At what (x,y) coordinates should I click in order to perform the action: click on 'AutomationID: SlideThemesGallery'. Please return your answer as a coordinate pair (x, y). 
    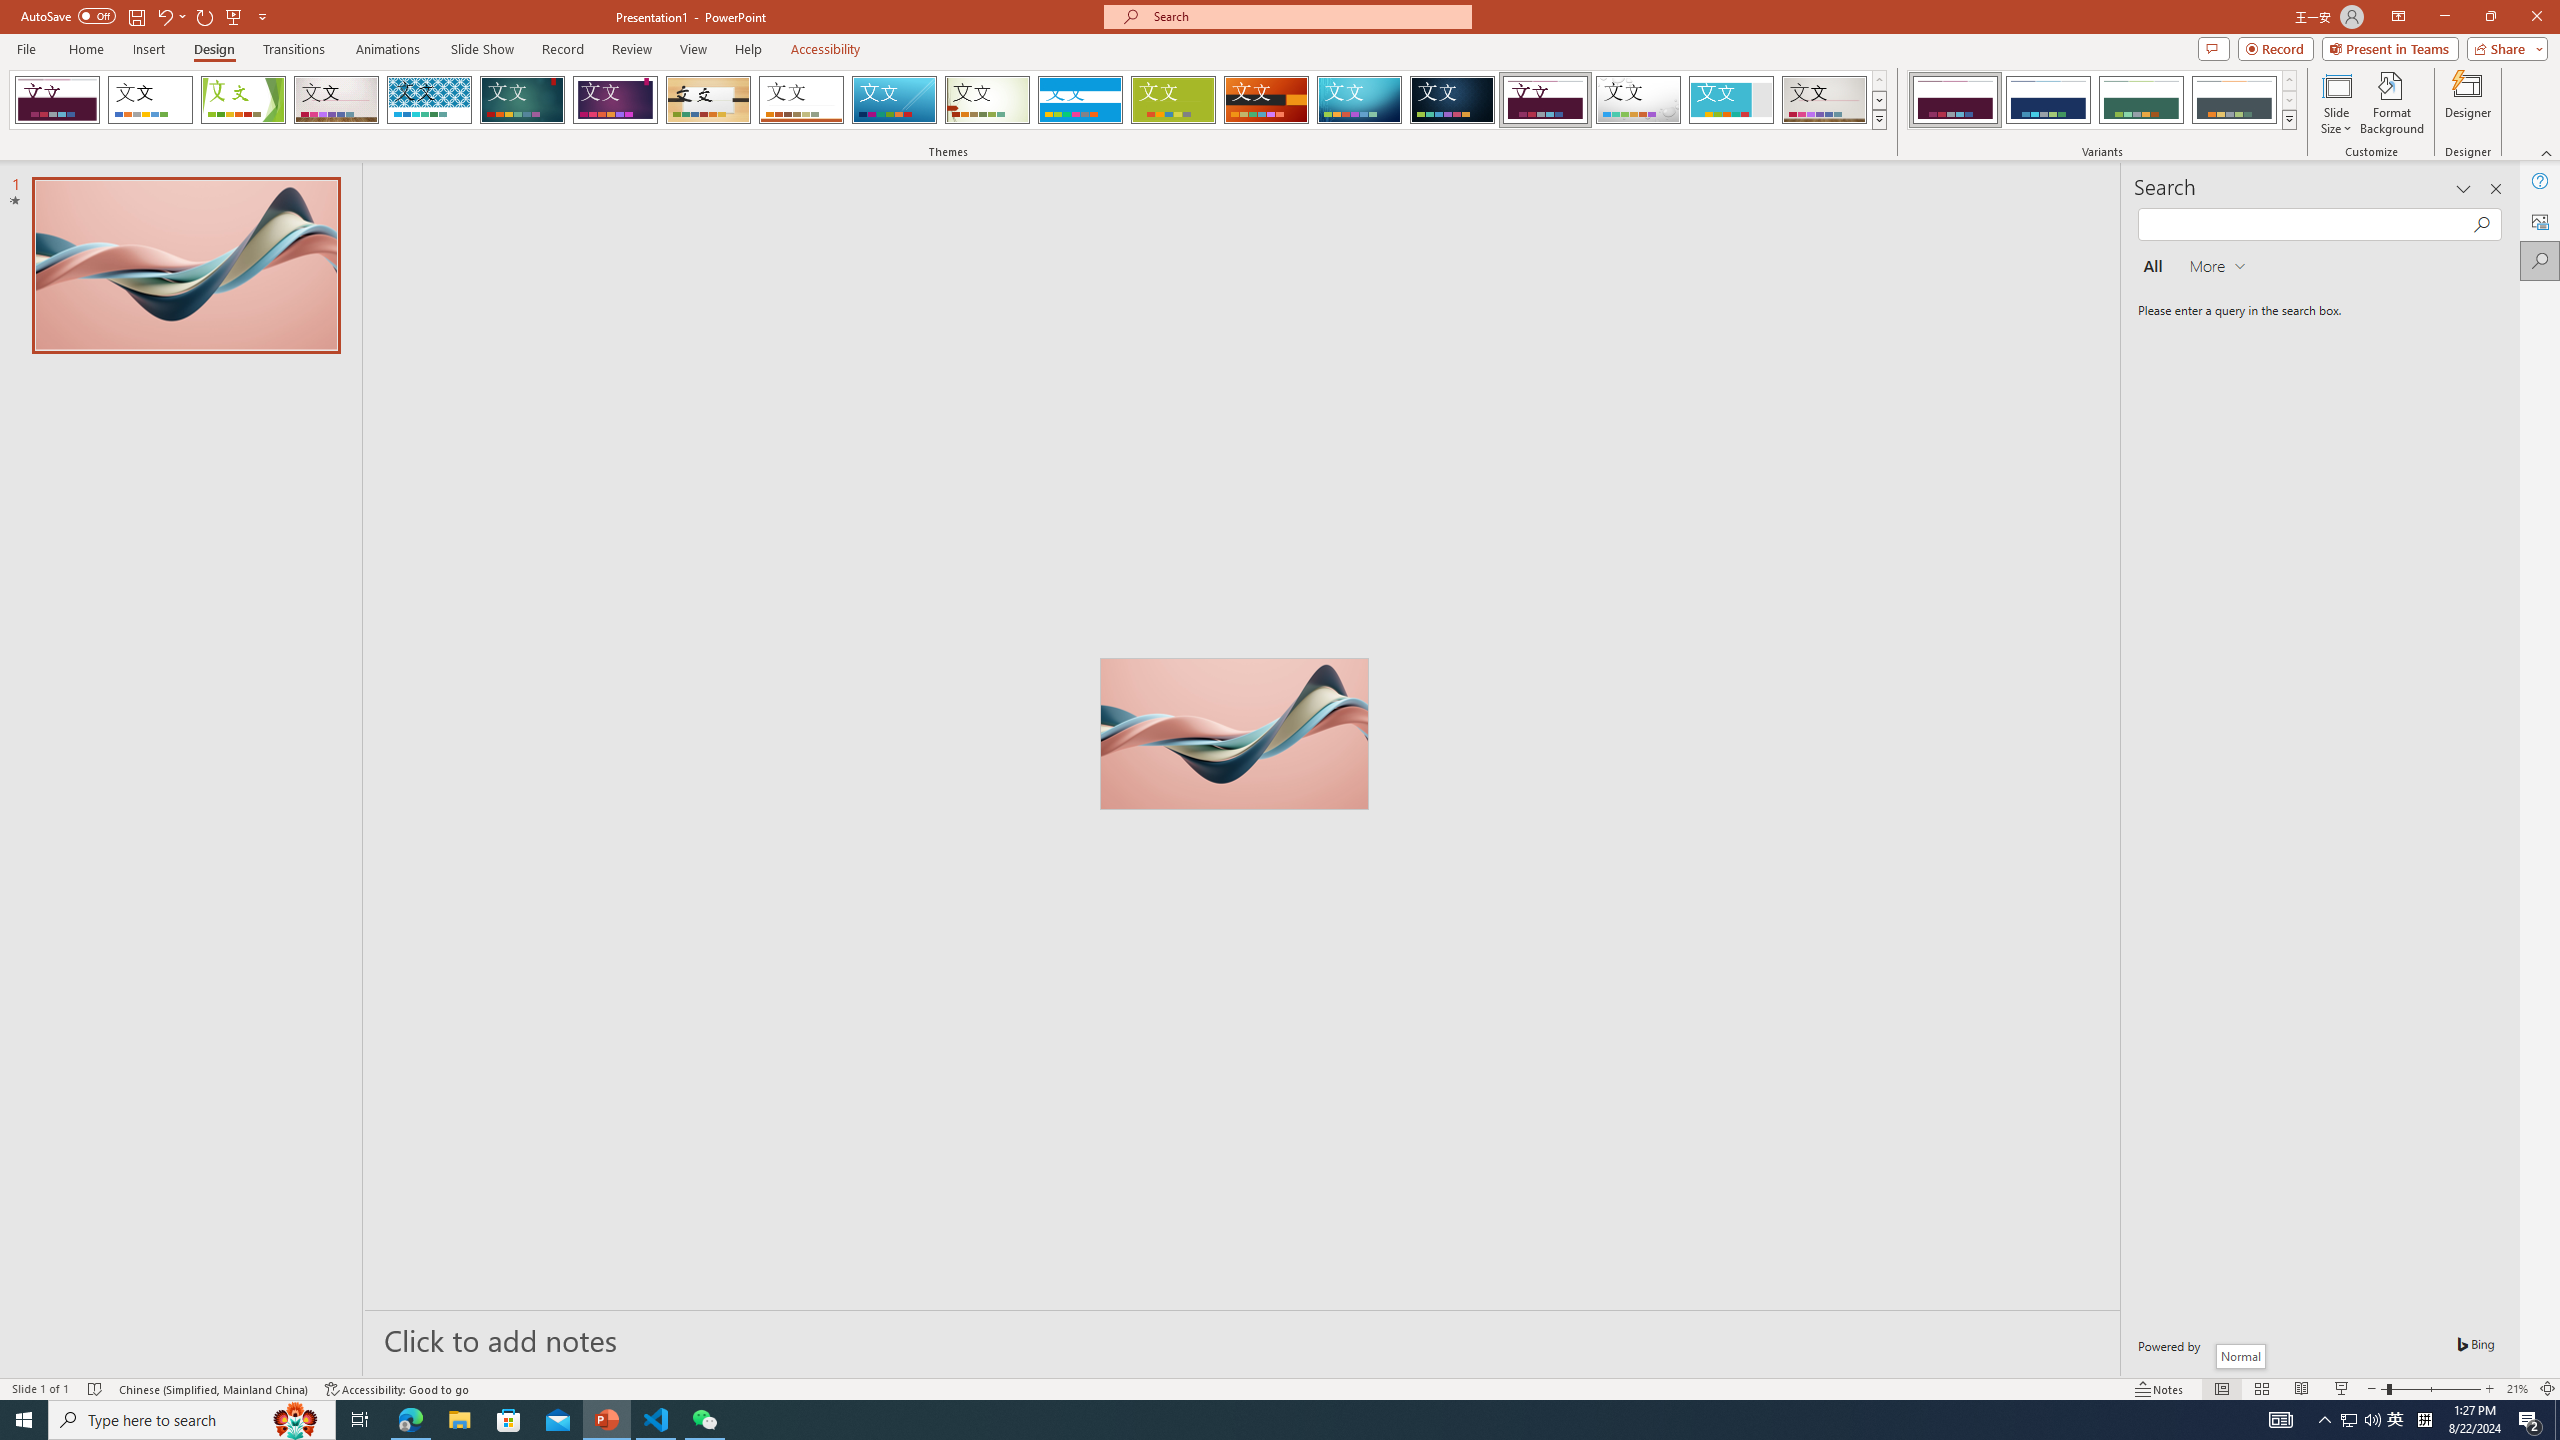
    Looking at the image, I should click on (947, 99).